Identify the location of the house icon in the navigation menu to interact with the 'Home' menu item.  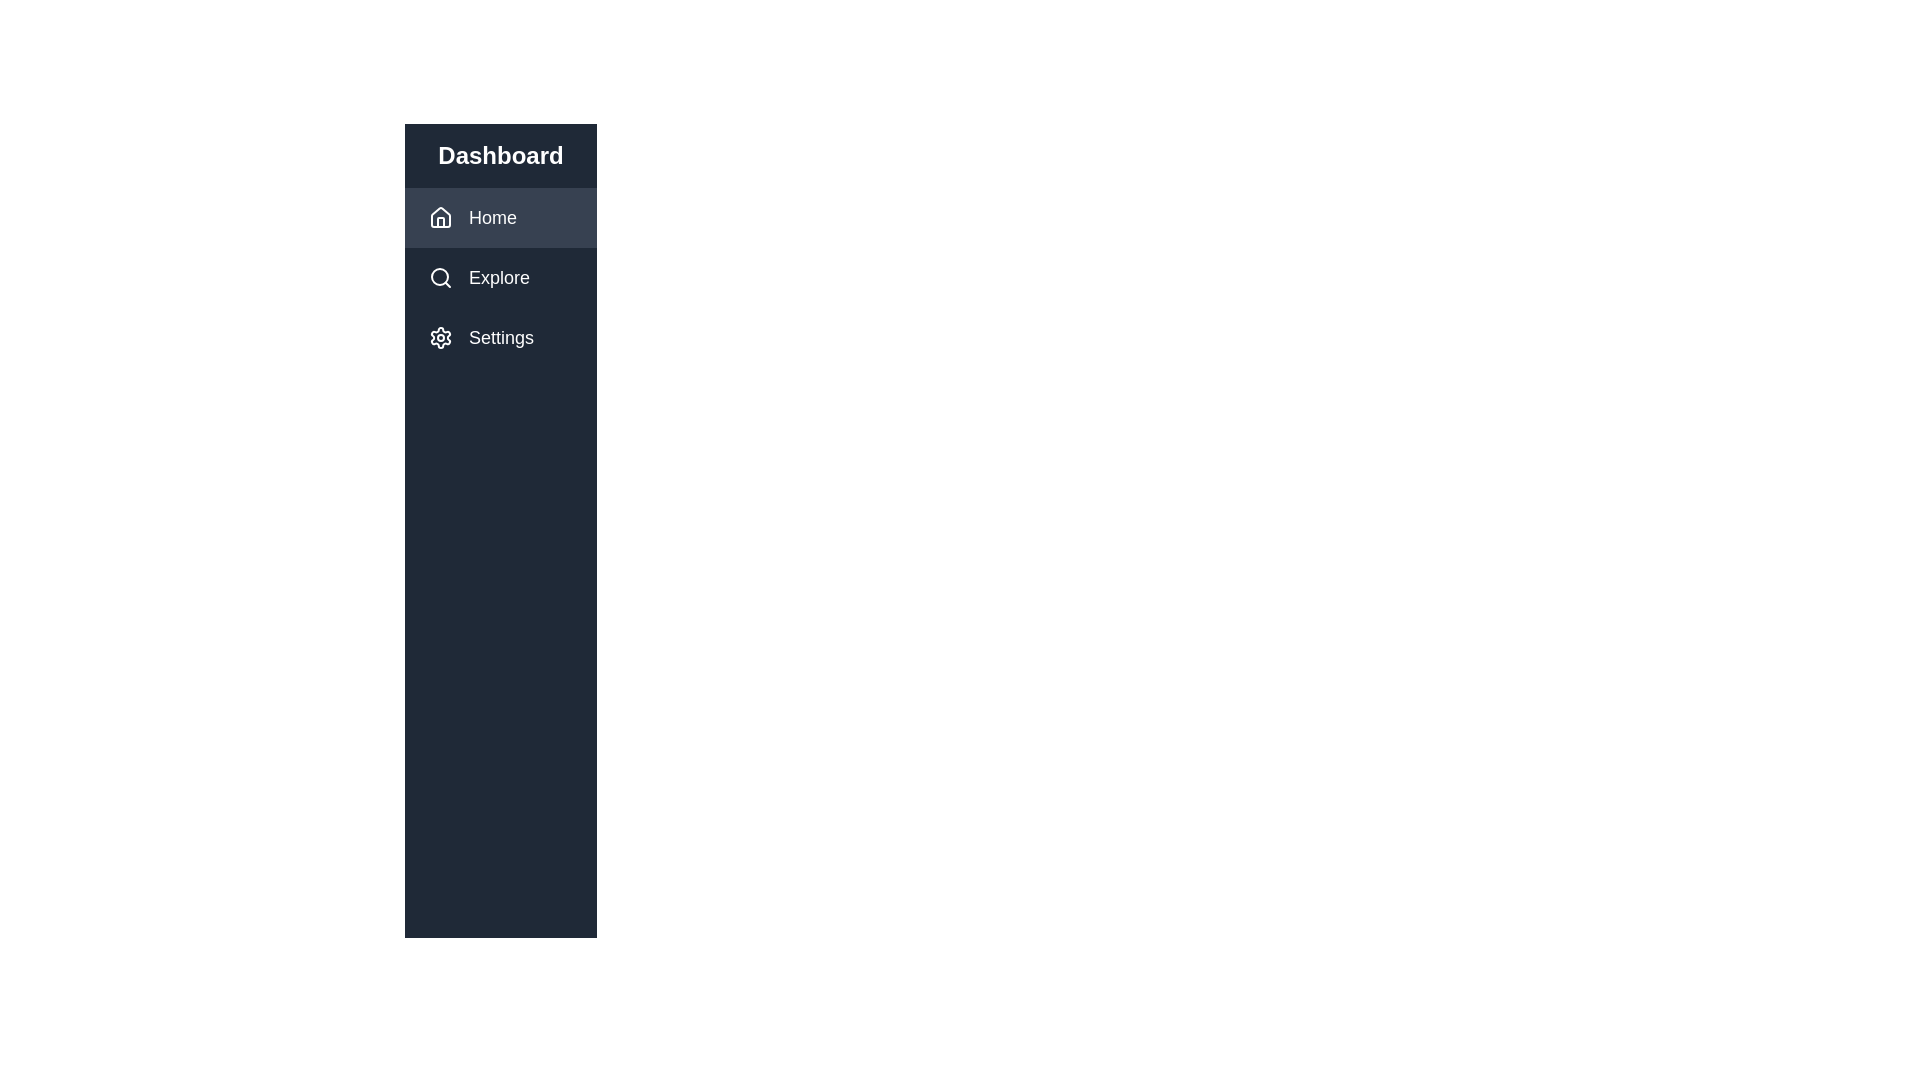
(448, 218).